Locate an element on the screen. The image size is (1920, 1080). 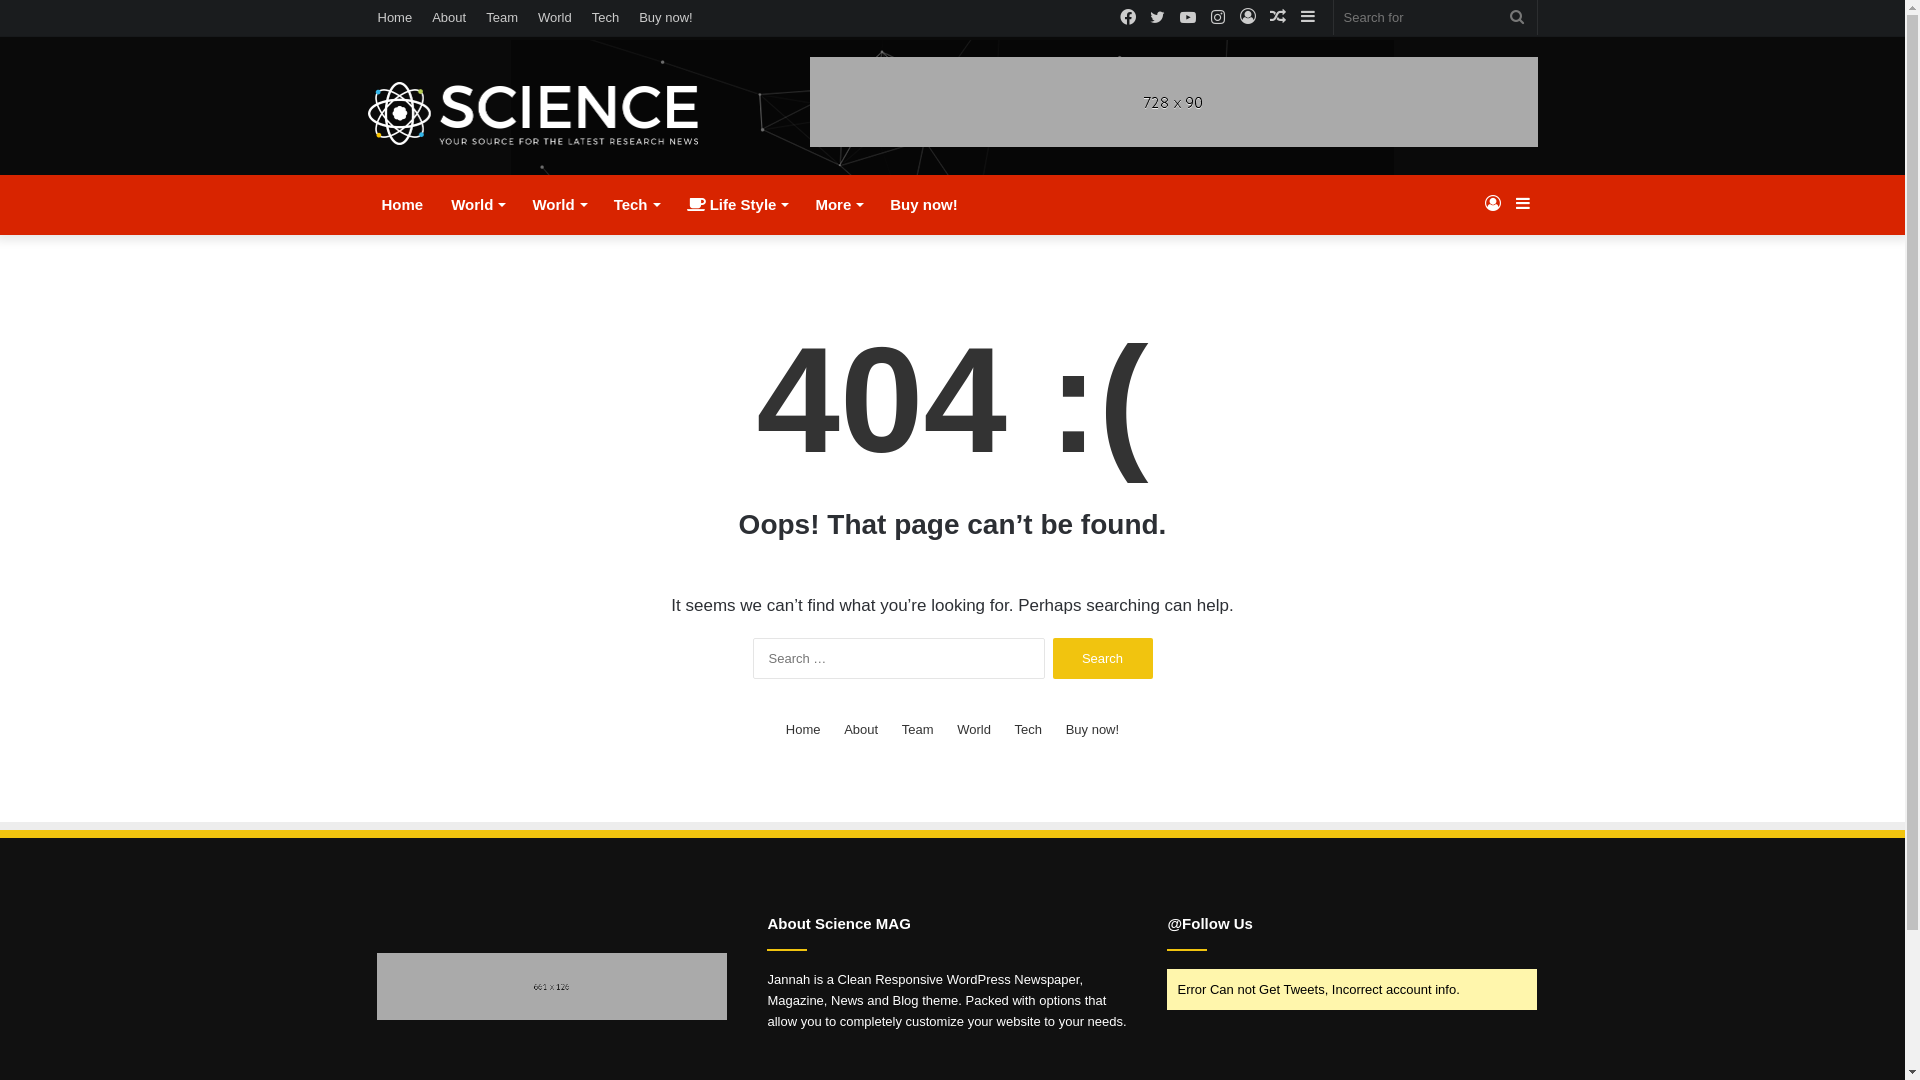
'@Follow Us' is located at coordinates (1208, 923).